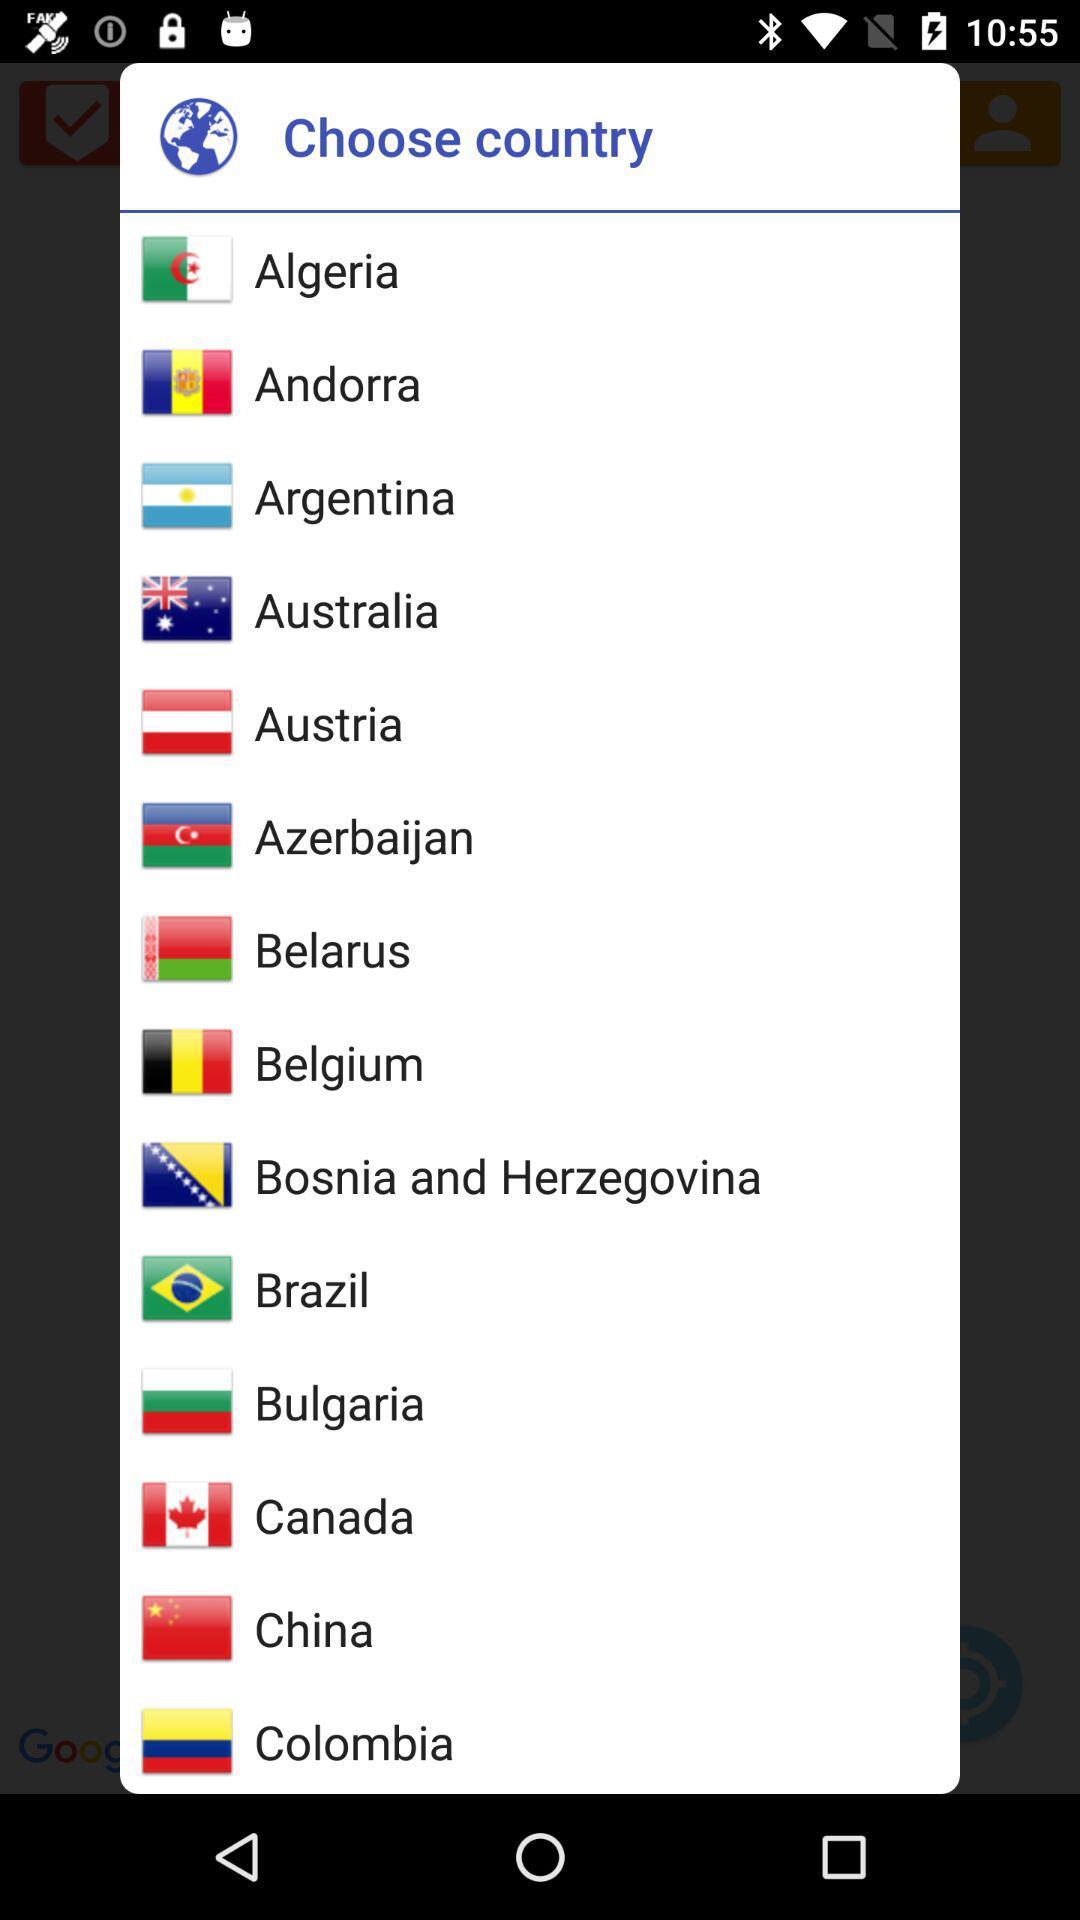  What do you see at coordinates (333, 1515) in the screenshot?
I see `the canada icon` at bounding box center [333, 1515].